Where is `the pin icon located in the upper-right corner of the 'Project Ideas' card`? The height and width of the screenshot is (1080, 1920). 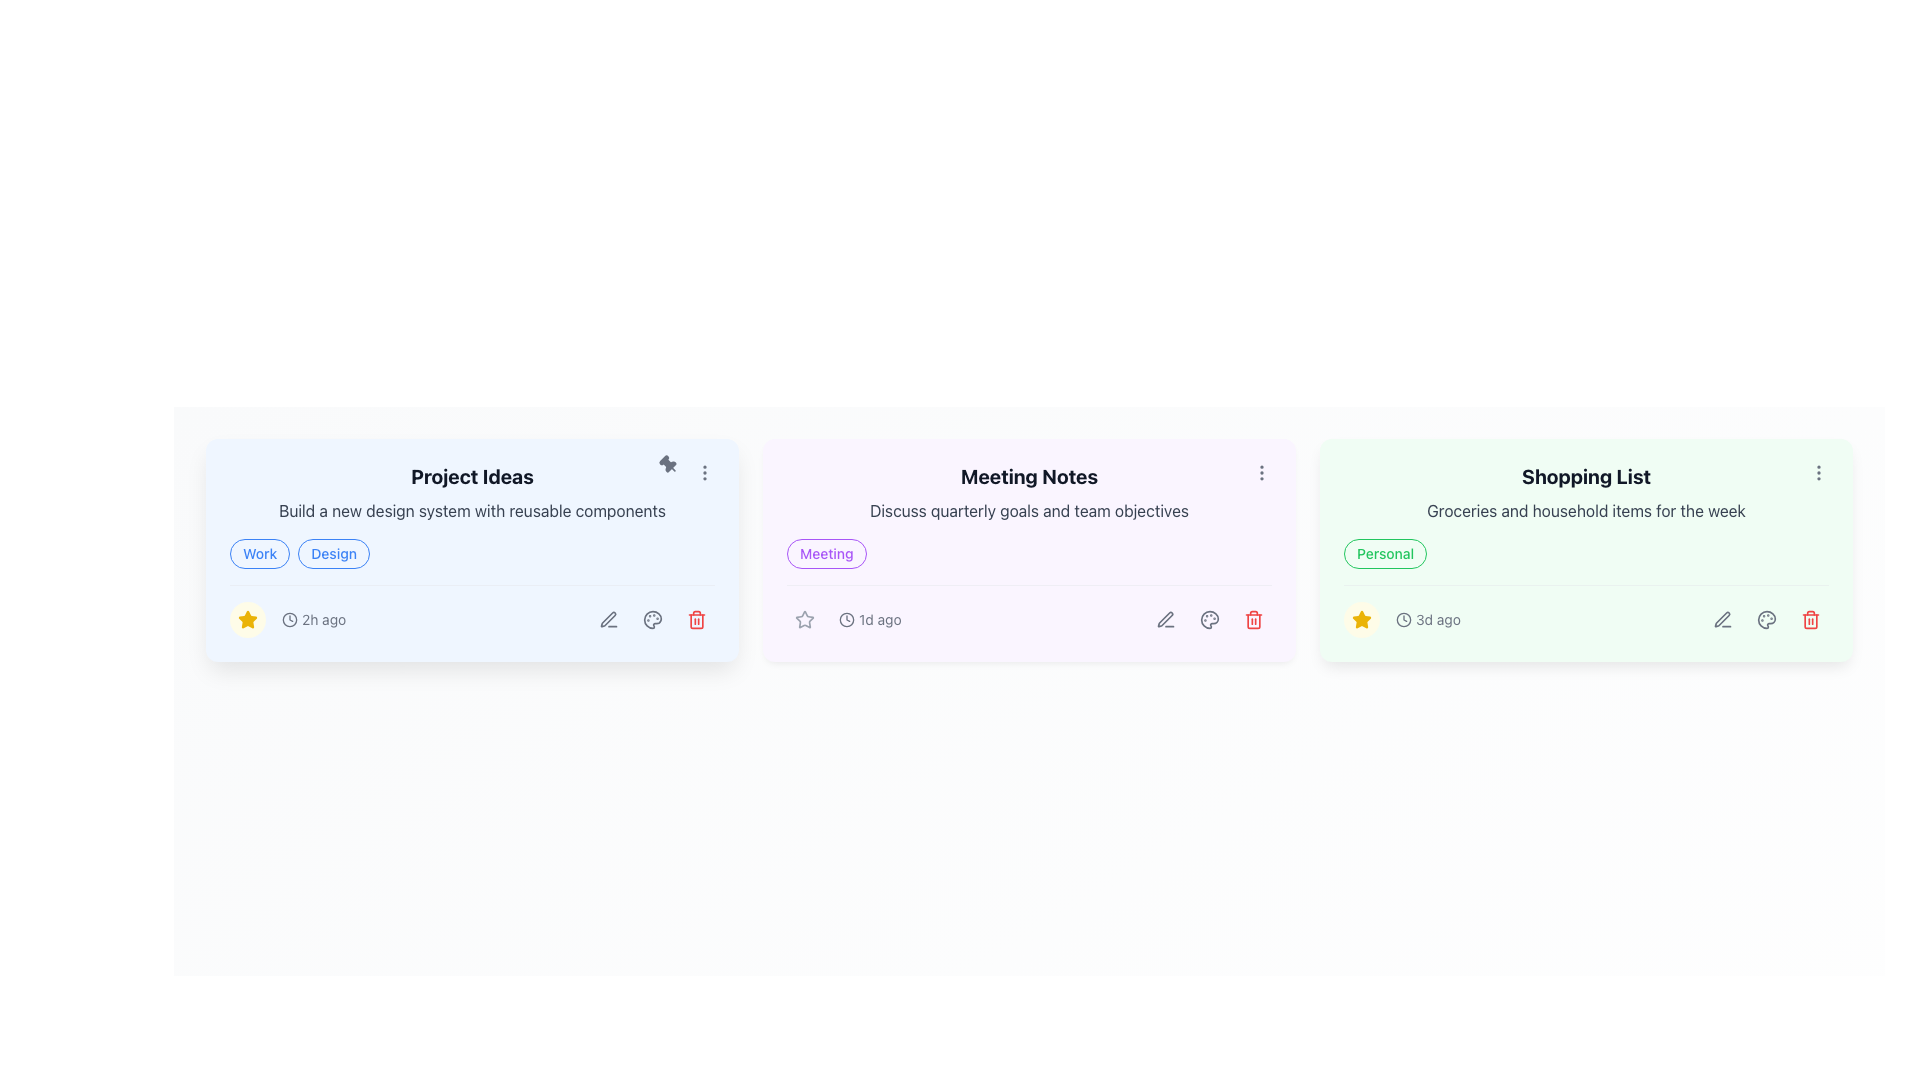 the pin icon located in the upper-right corner of the 'Project Ideas' card is located at coordinates (668, 465).